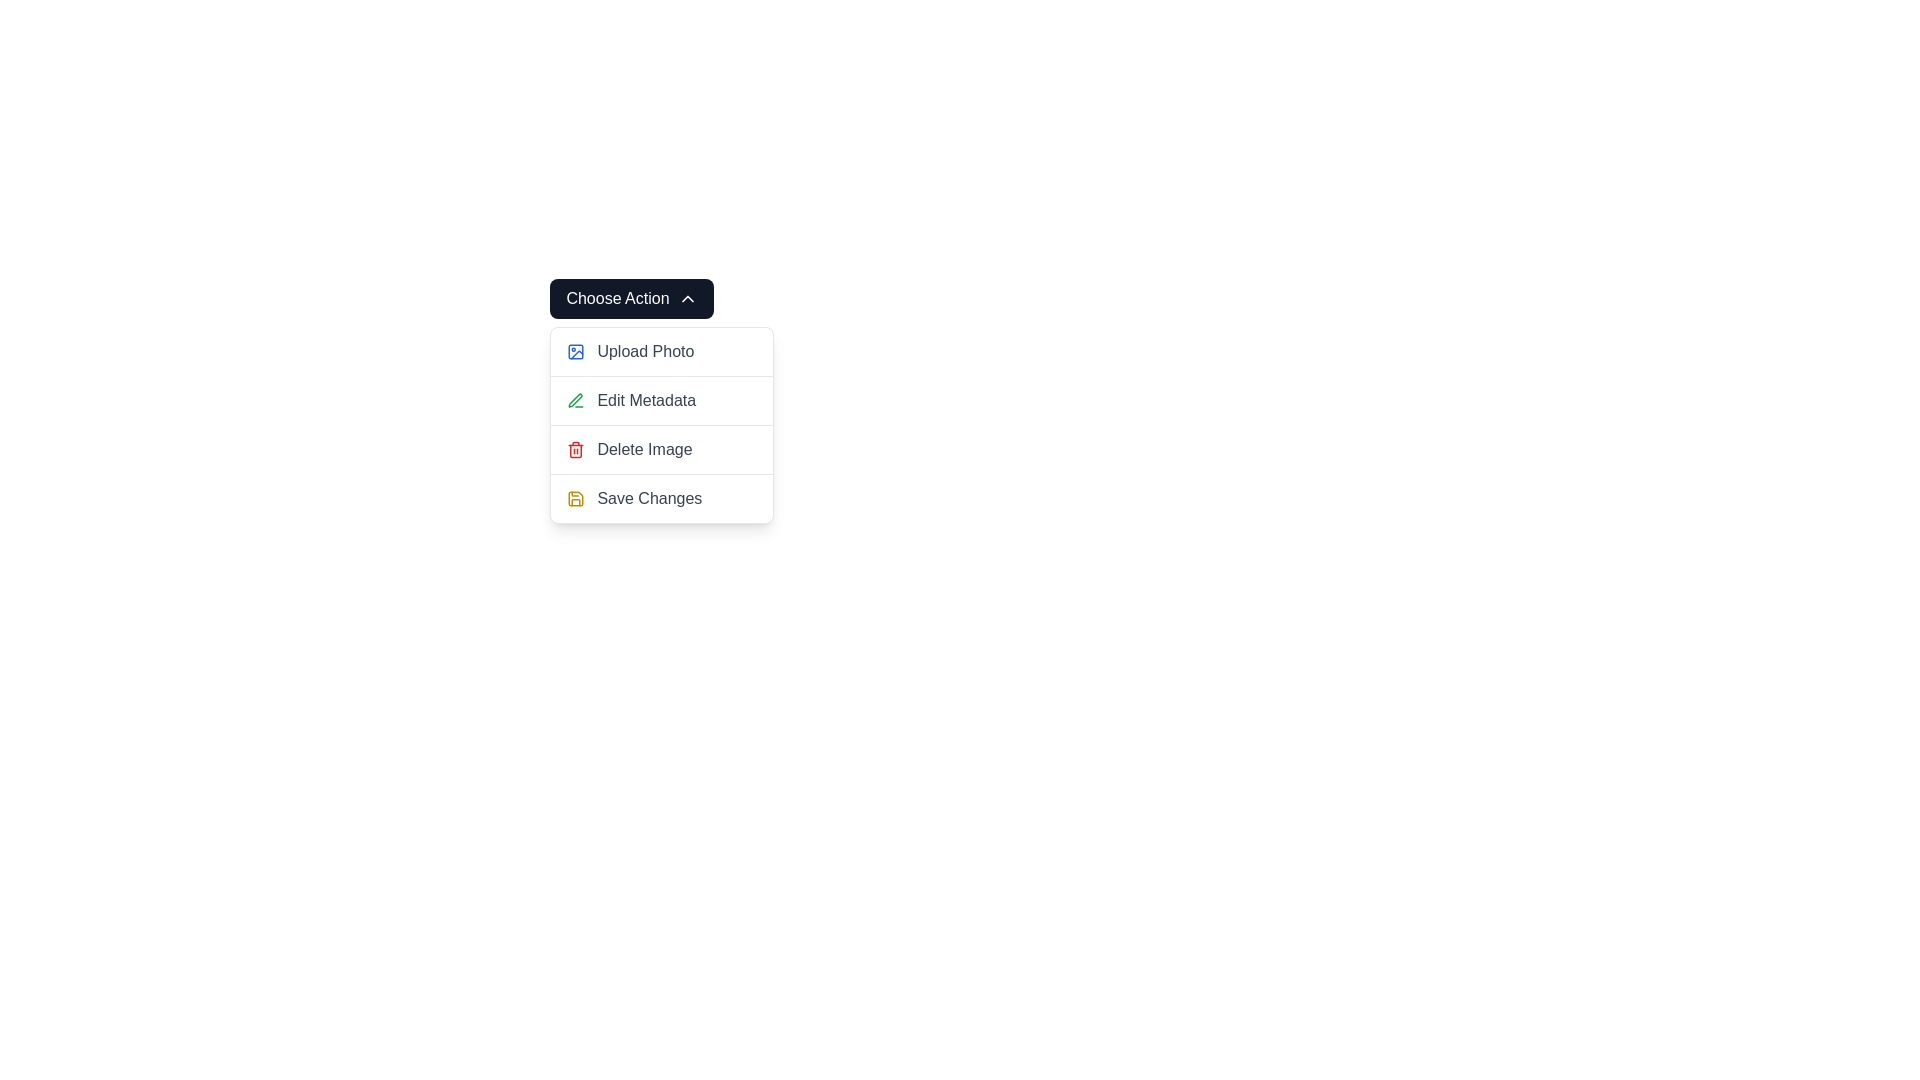  What do you see at coordinates (662, 350) in the screenshot?
I see `the 'Upload Photo' button, which features a blue-colored photo symbol and is located directly beneath the 'Choose Action' header in the vertical action menu` at bounding box center [662, 350].